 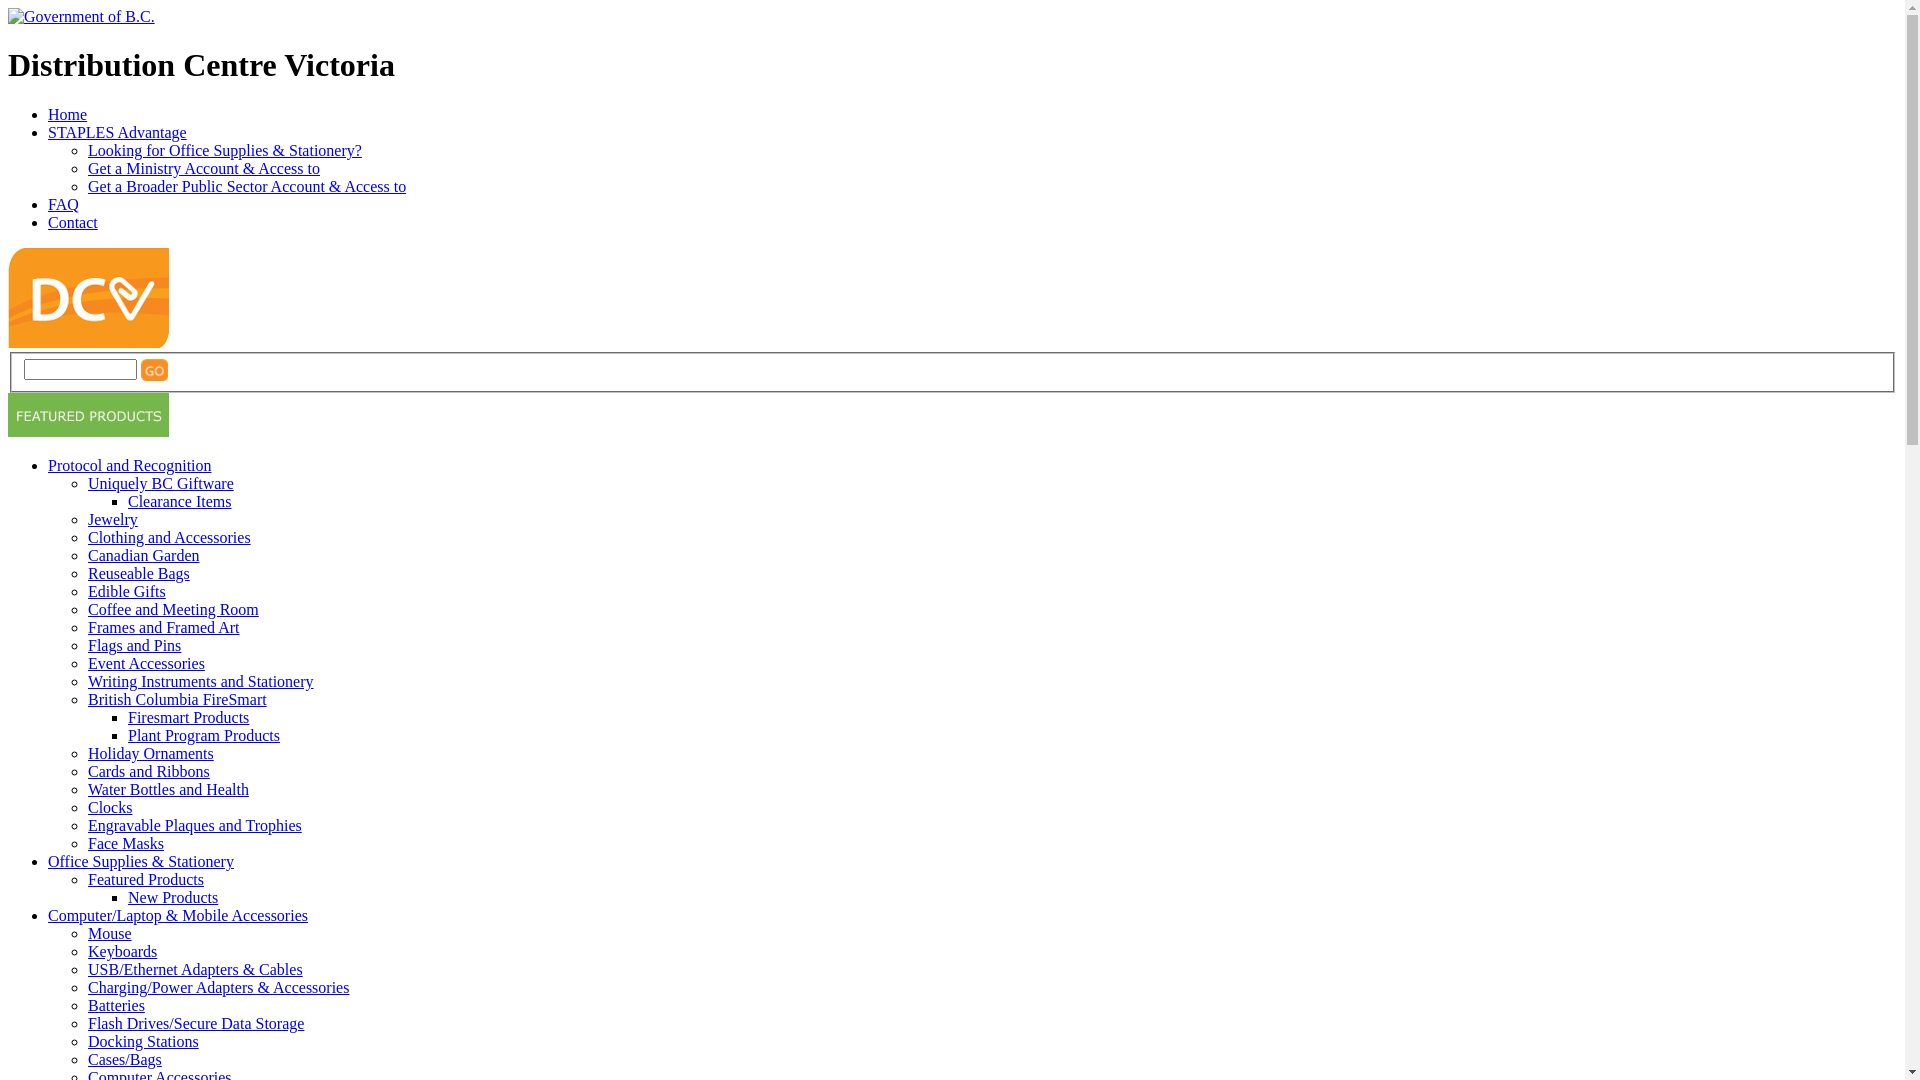 What do you see at coordinates (48, 915) in the screenshot?
I see `'Computer/Laptop & Mobile Accessories'` at bounding box center [48, 915].